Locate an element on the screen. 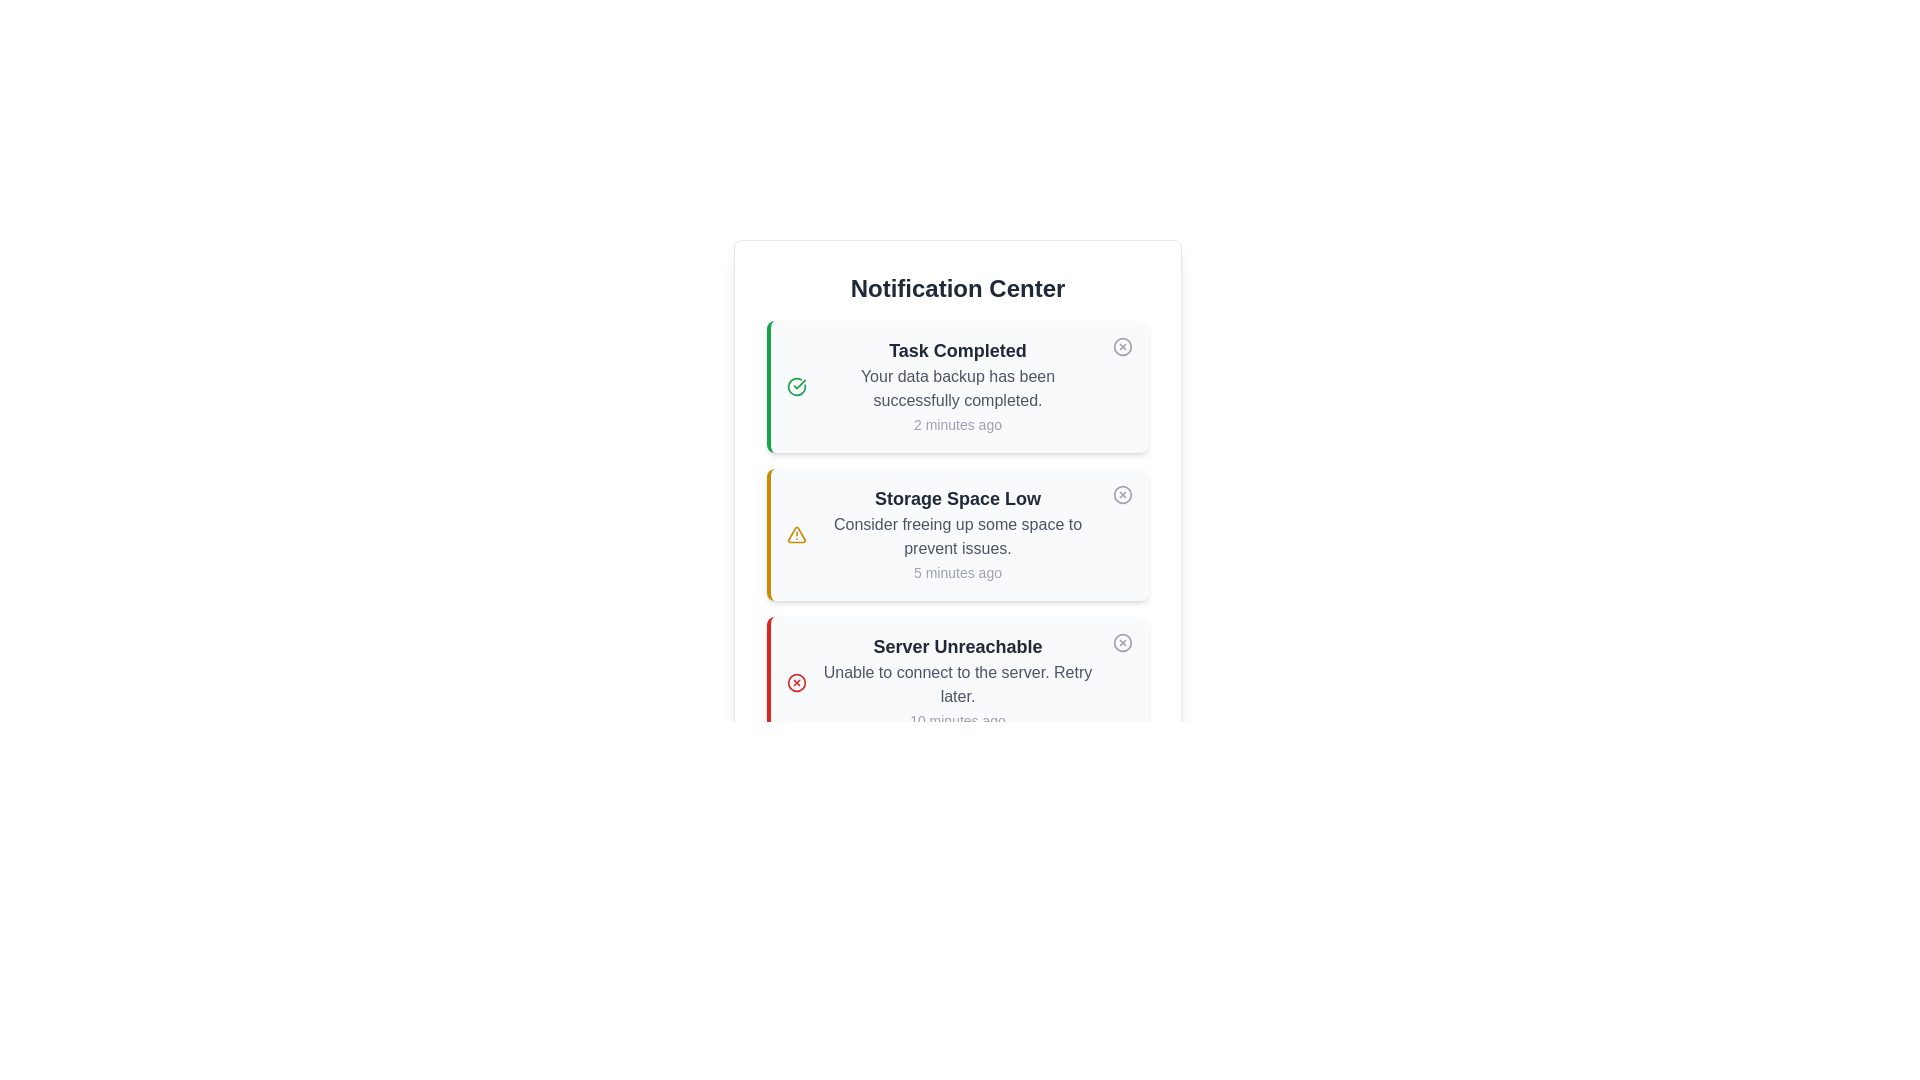  the error or warning icon located on the left side of the 'Server Unreachable' notification item is located at coordinates (795, 681).